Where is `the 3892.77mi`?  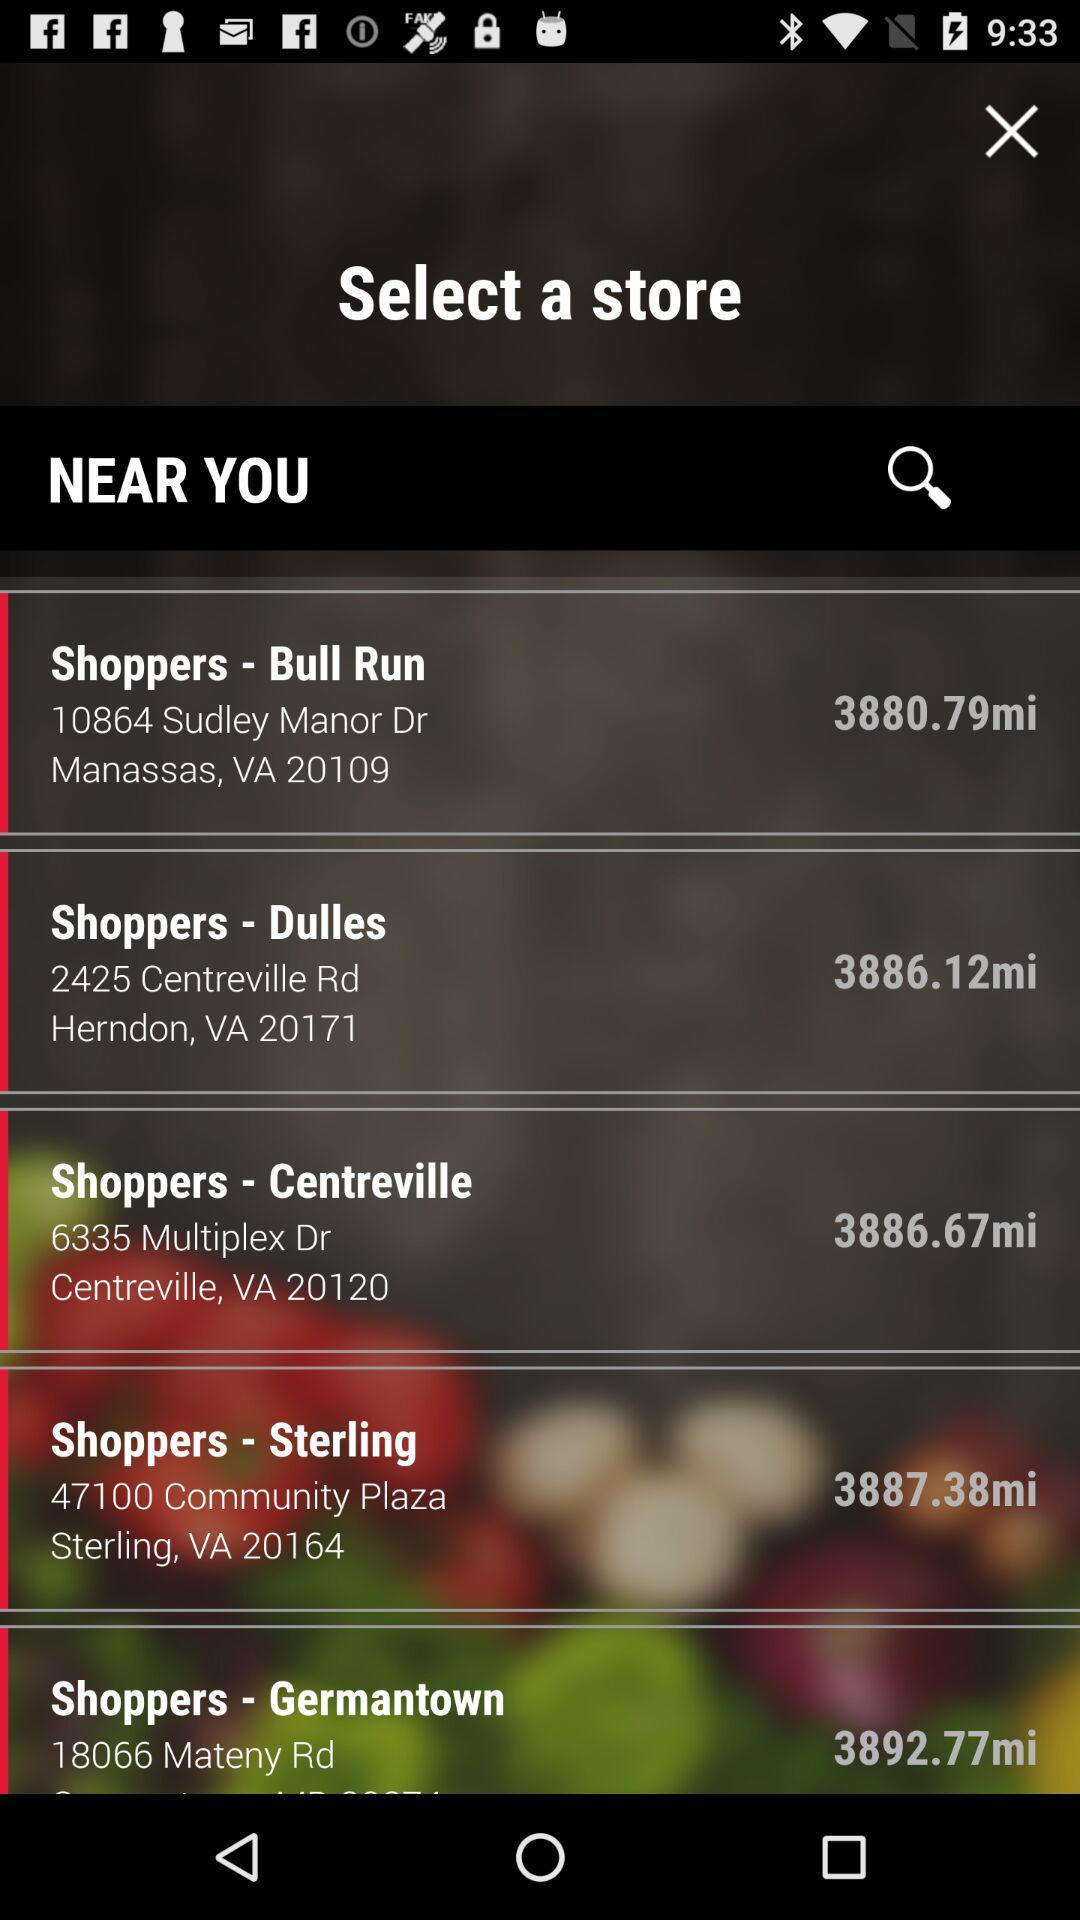
the 3892.77mi is located at coordinates (935, 1745).